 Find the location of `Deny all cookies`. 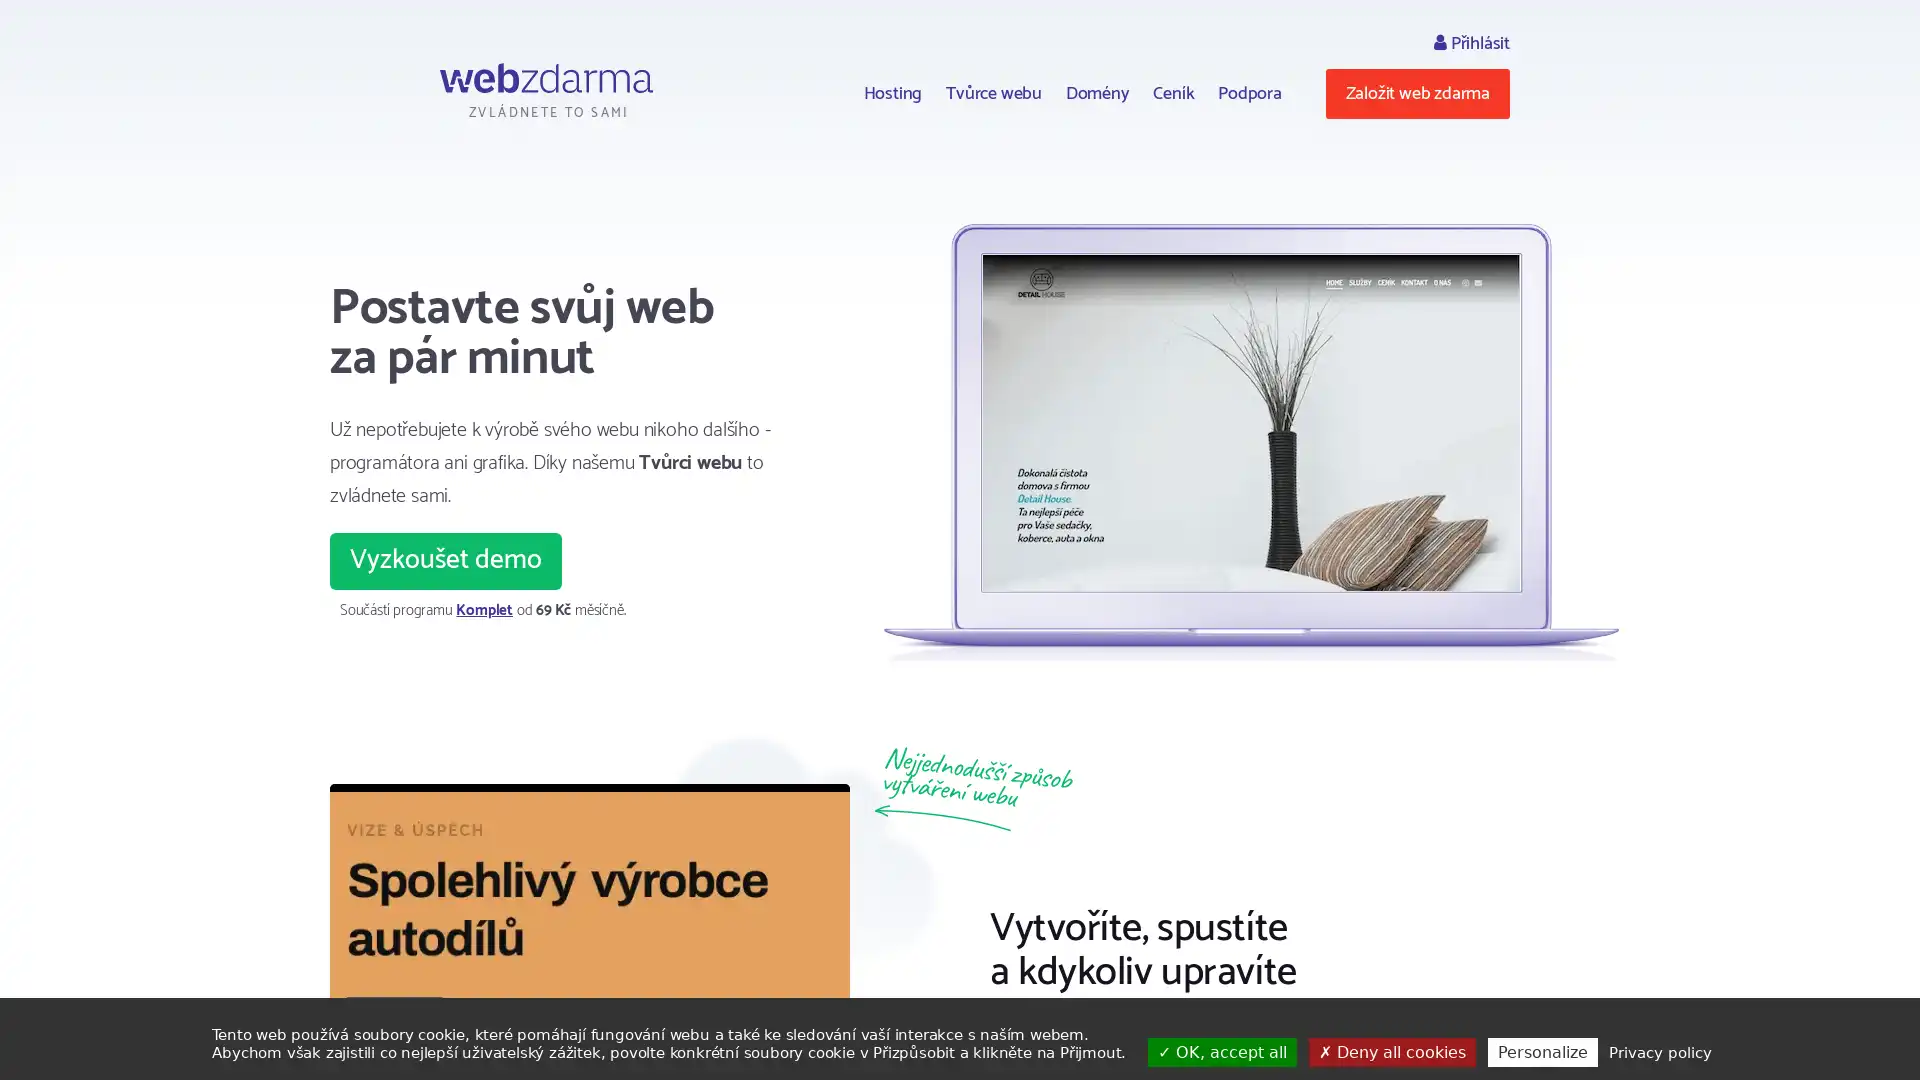

Deny all cookies is located at coordinates (1390, 1051).